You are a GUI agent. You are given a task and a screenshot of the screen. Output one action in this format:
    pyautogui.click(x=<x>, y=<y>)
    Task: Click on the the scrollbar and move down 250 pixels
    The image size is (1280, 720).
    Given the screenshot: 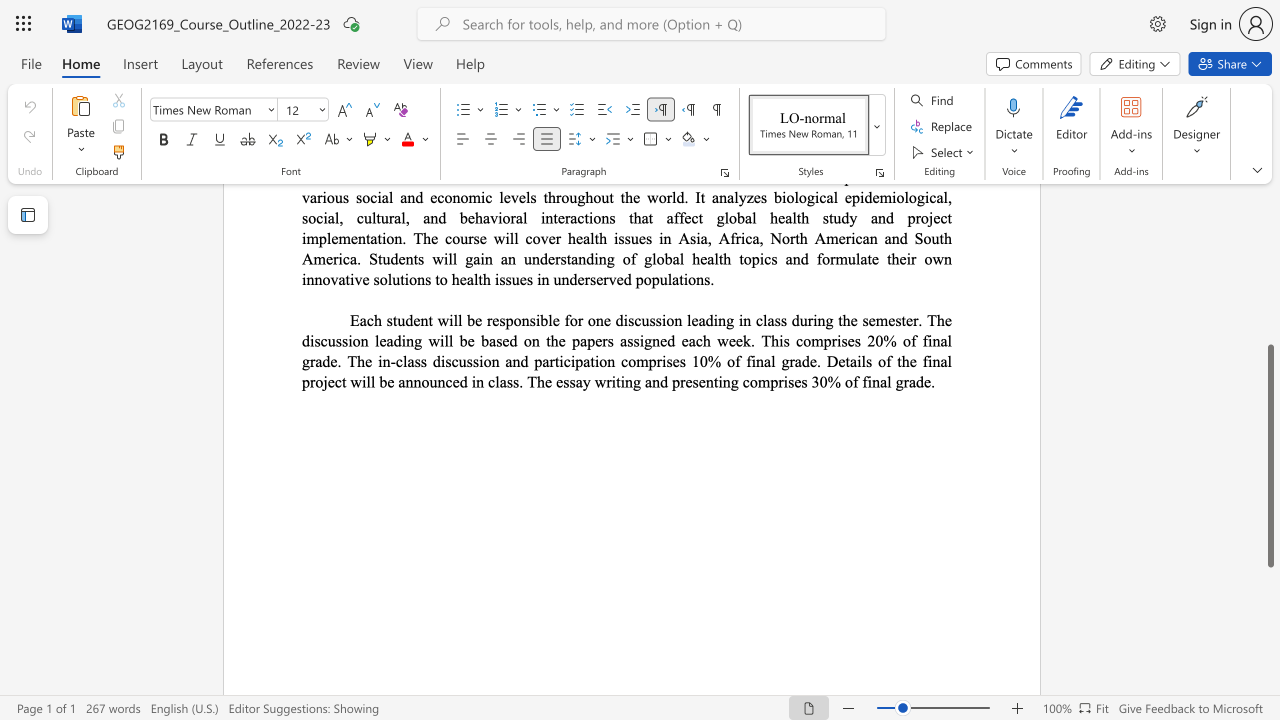 What is the action you would take?
    pyautogui.click(x=1269, y=456)
    